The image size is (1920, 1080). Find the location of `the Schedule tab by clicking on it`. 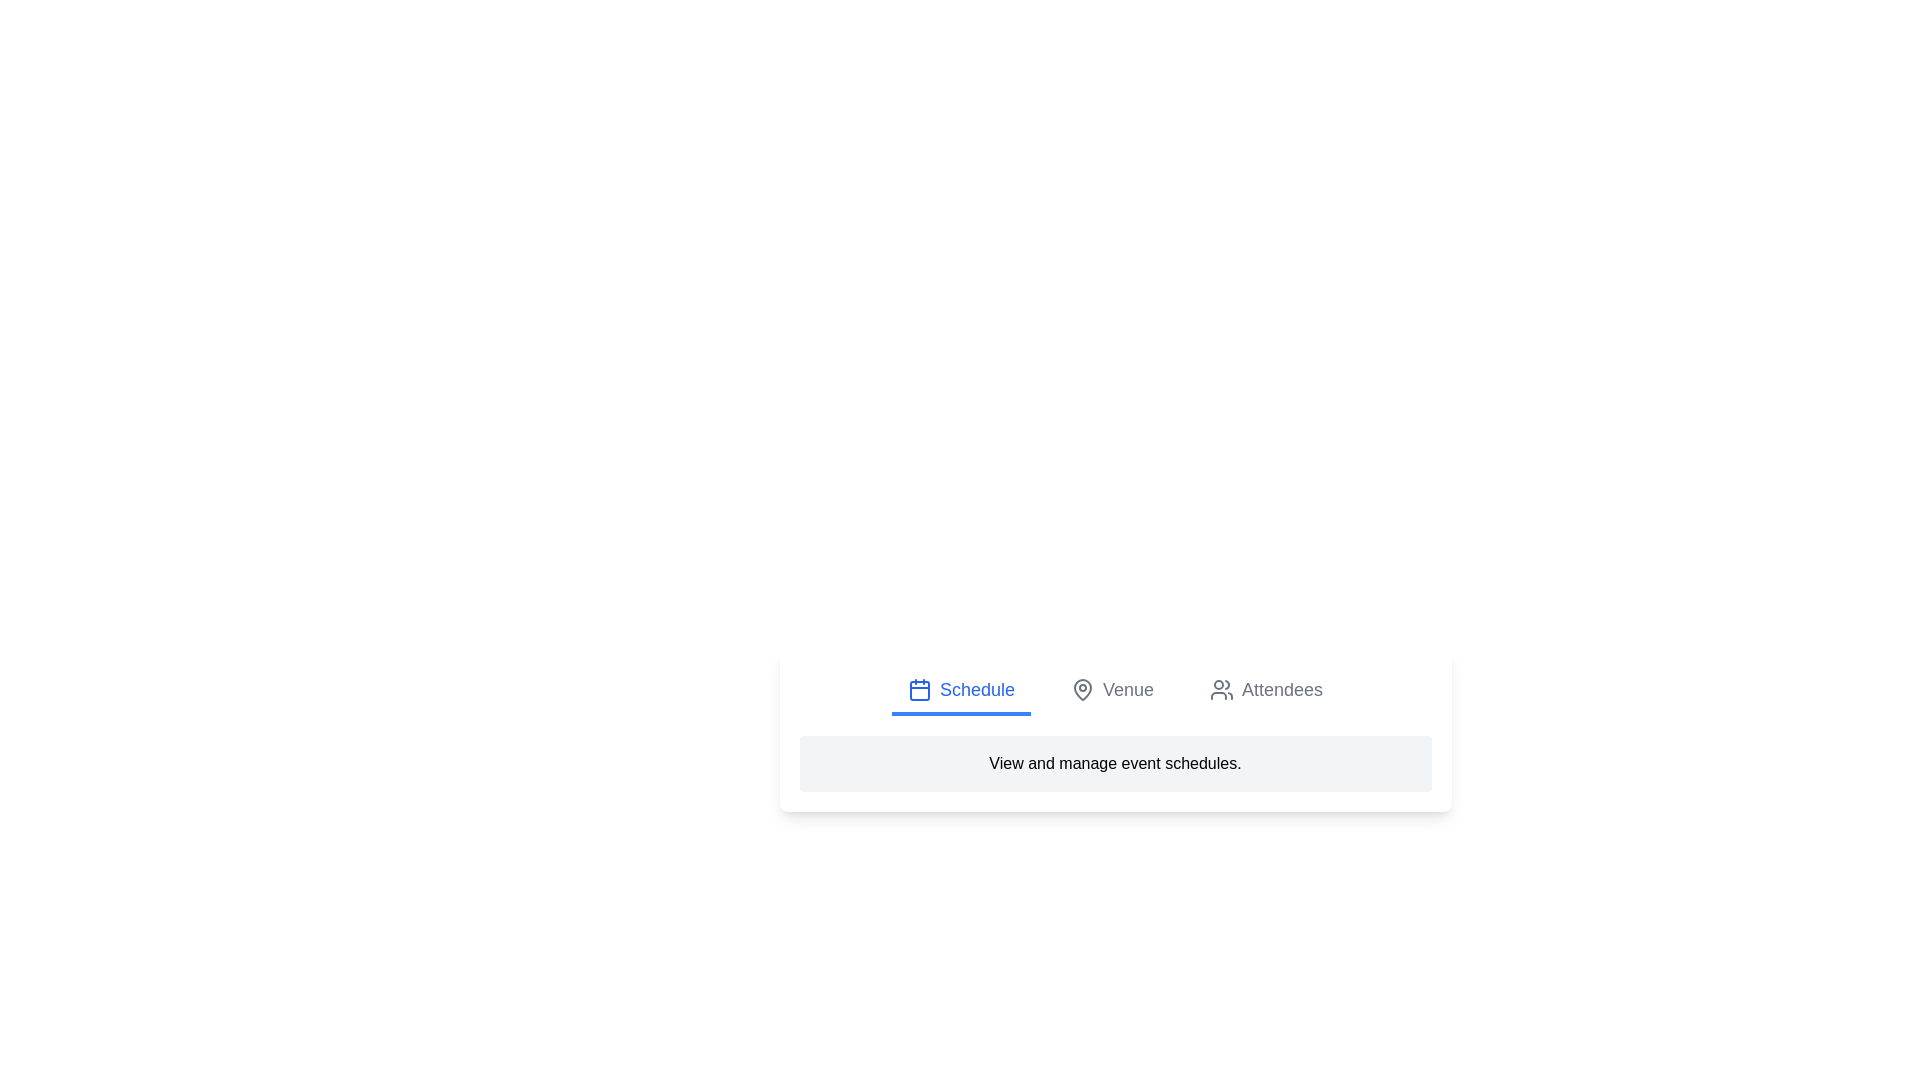

the Schedule tab by clicking on it is located at coordinates (961, 690).